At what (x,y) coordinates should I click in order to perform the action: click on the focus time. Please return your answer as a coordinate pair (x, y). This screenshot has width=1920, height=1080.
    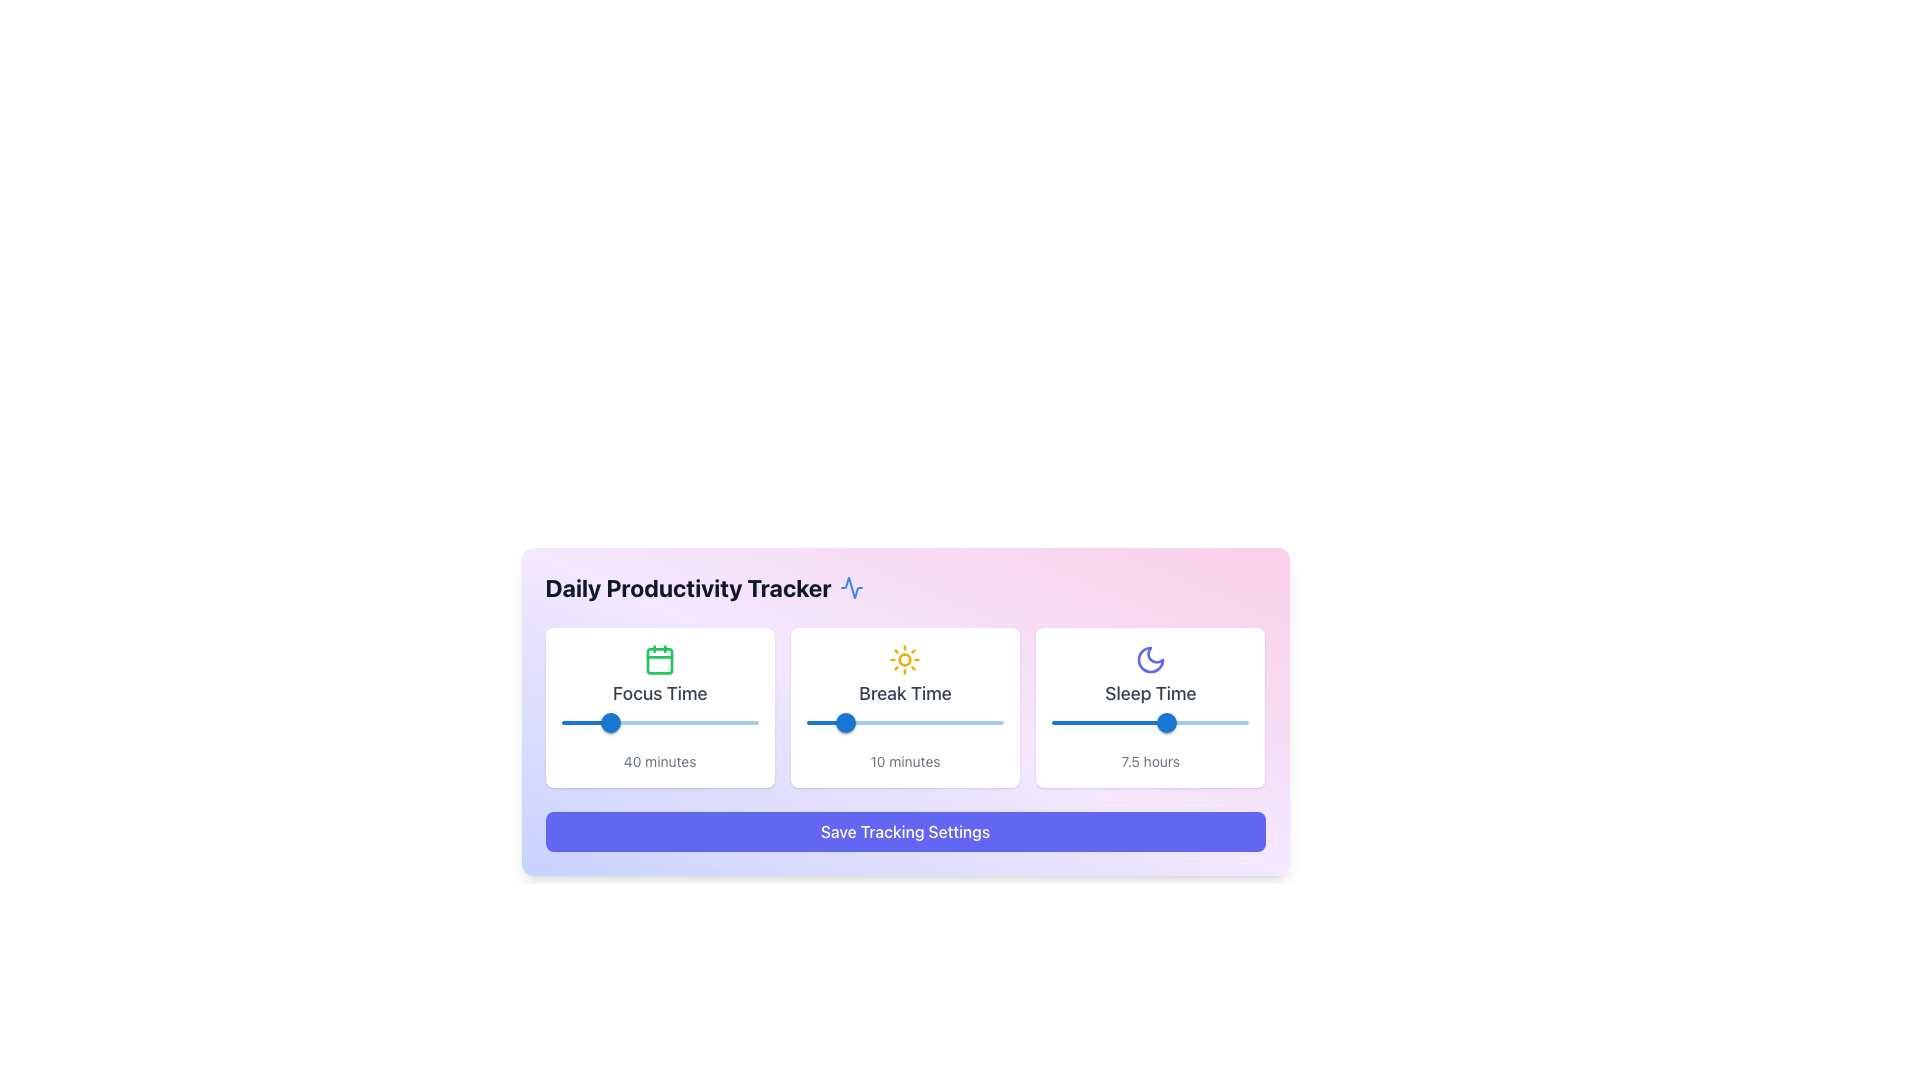
    Looking at the image, I should click on (653, 722).